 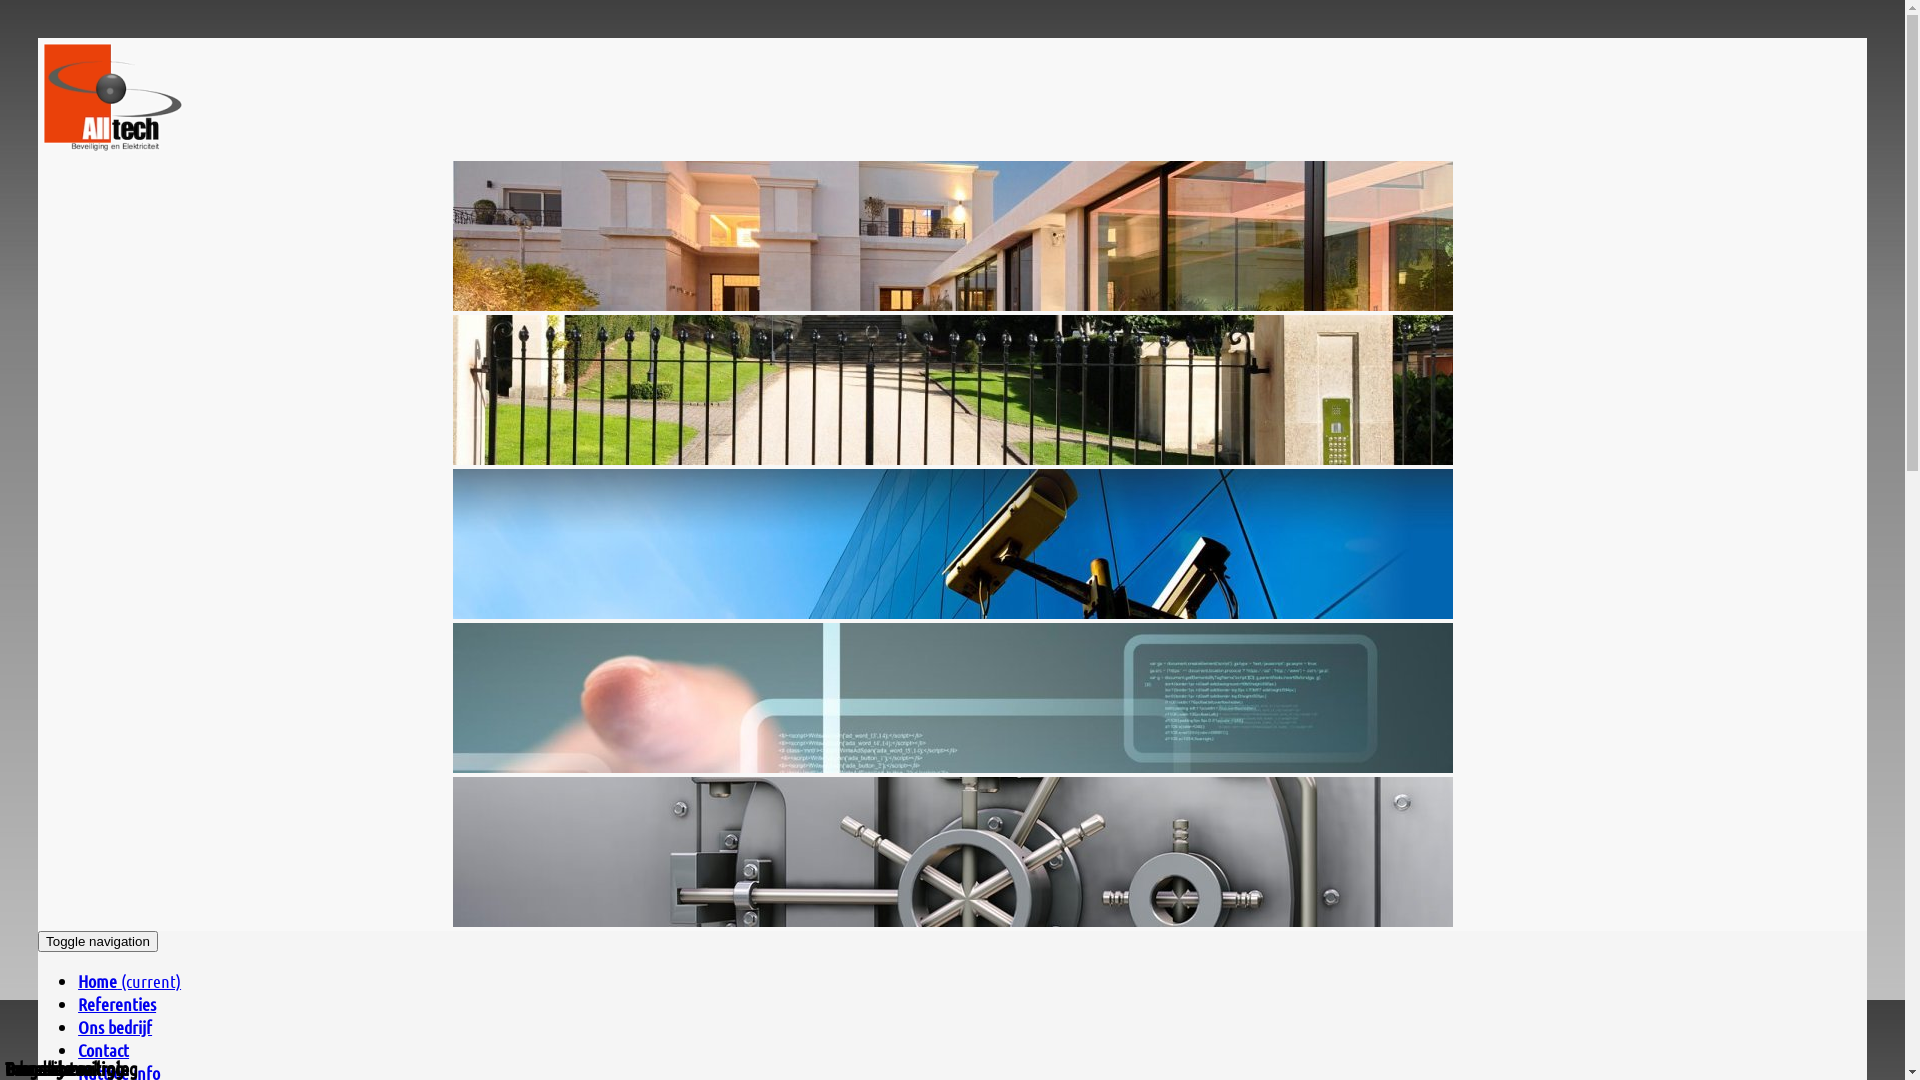 What do you see at coordinates (102, 1048) in the screenshot?
I see `'Contact'` at bounding box center [102, 1048].